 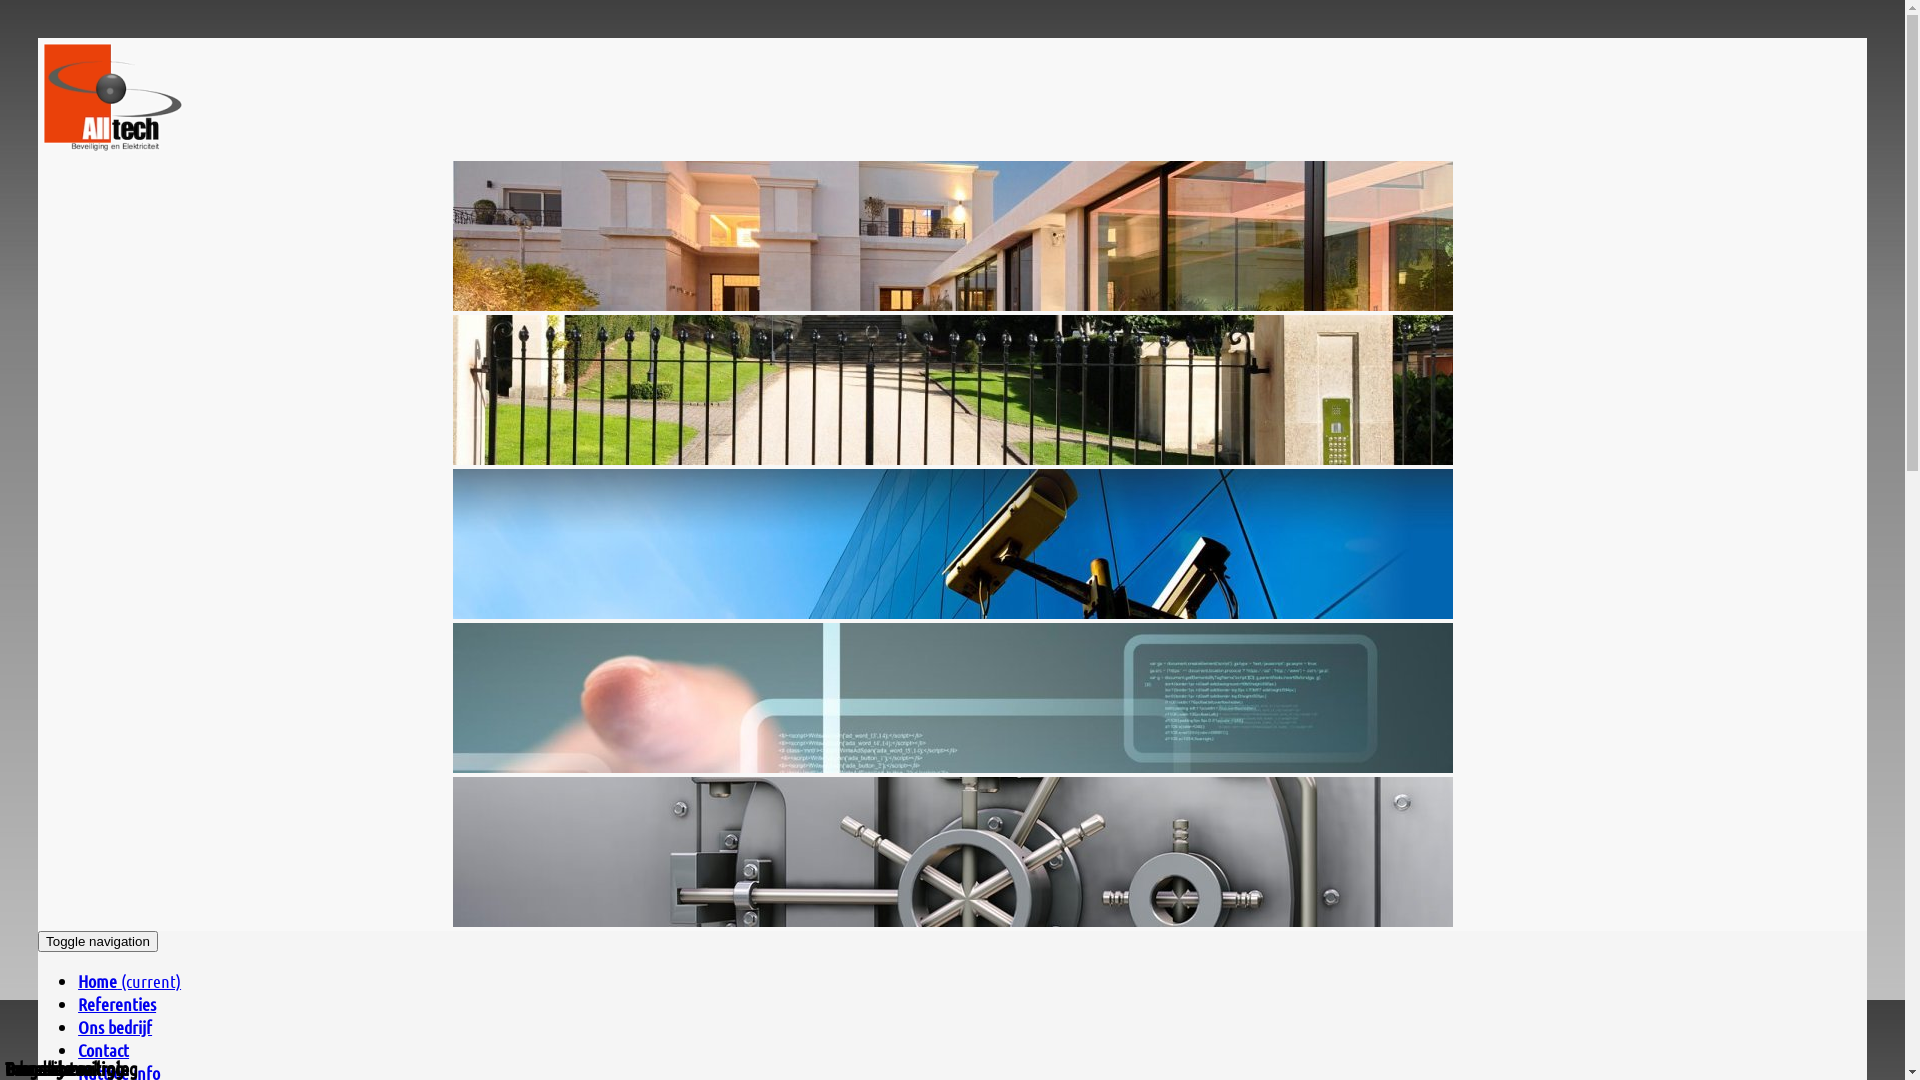 What do you see at coordinates (102, 1048) in the screenshot?
I see `'Contact'` at bounding box center [102, 1048].